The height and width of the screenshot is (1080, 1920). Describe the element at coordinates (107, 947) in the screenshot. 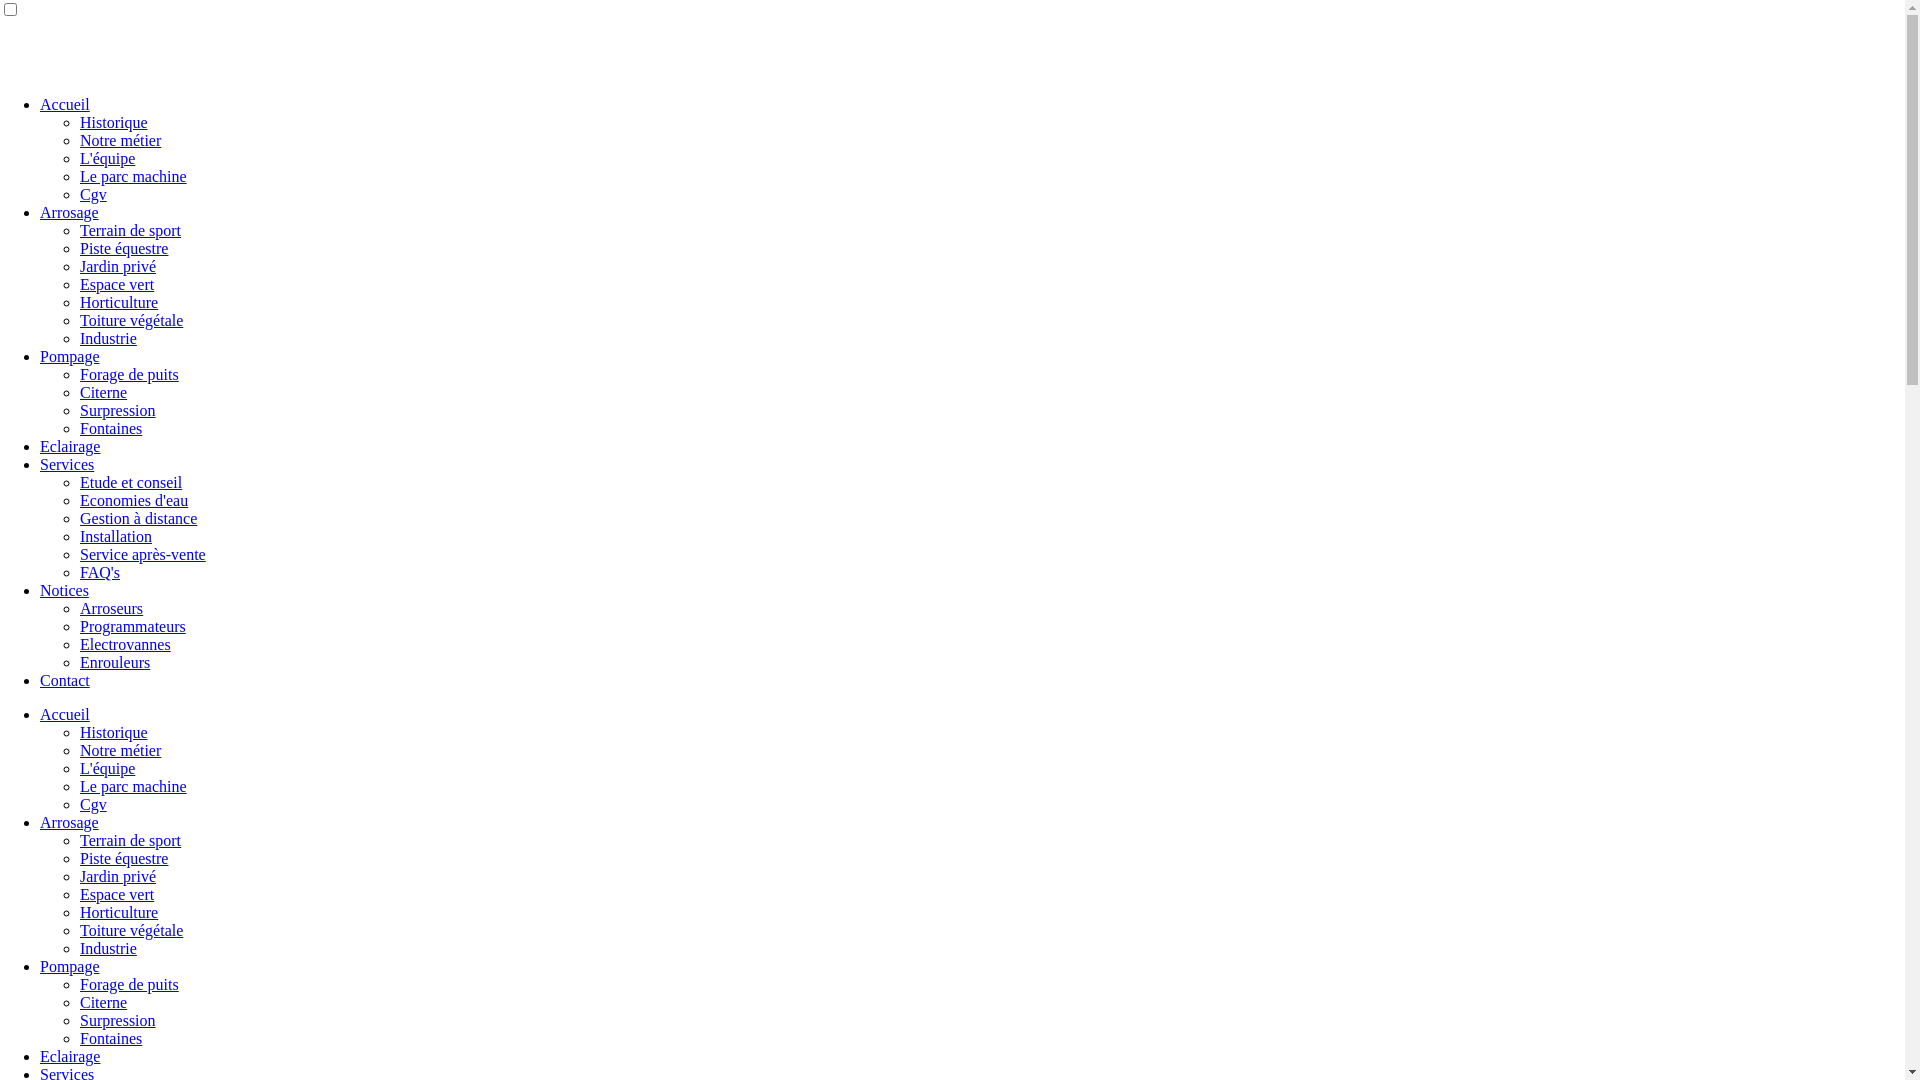

I see `'Industrie'` at that location.